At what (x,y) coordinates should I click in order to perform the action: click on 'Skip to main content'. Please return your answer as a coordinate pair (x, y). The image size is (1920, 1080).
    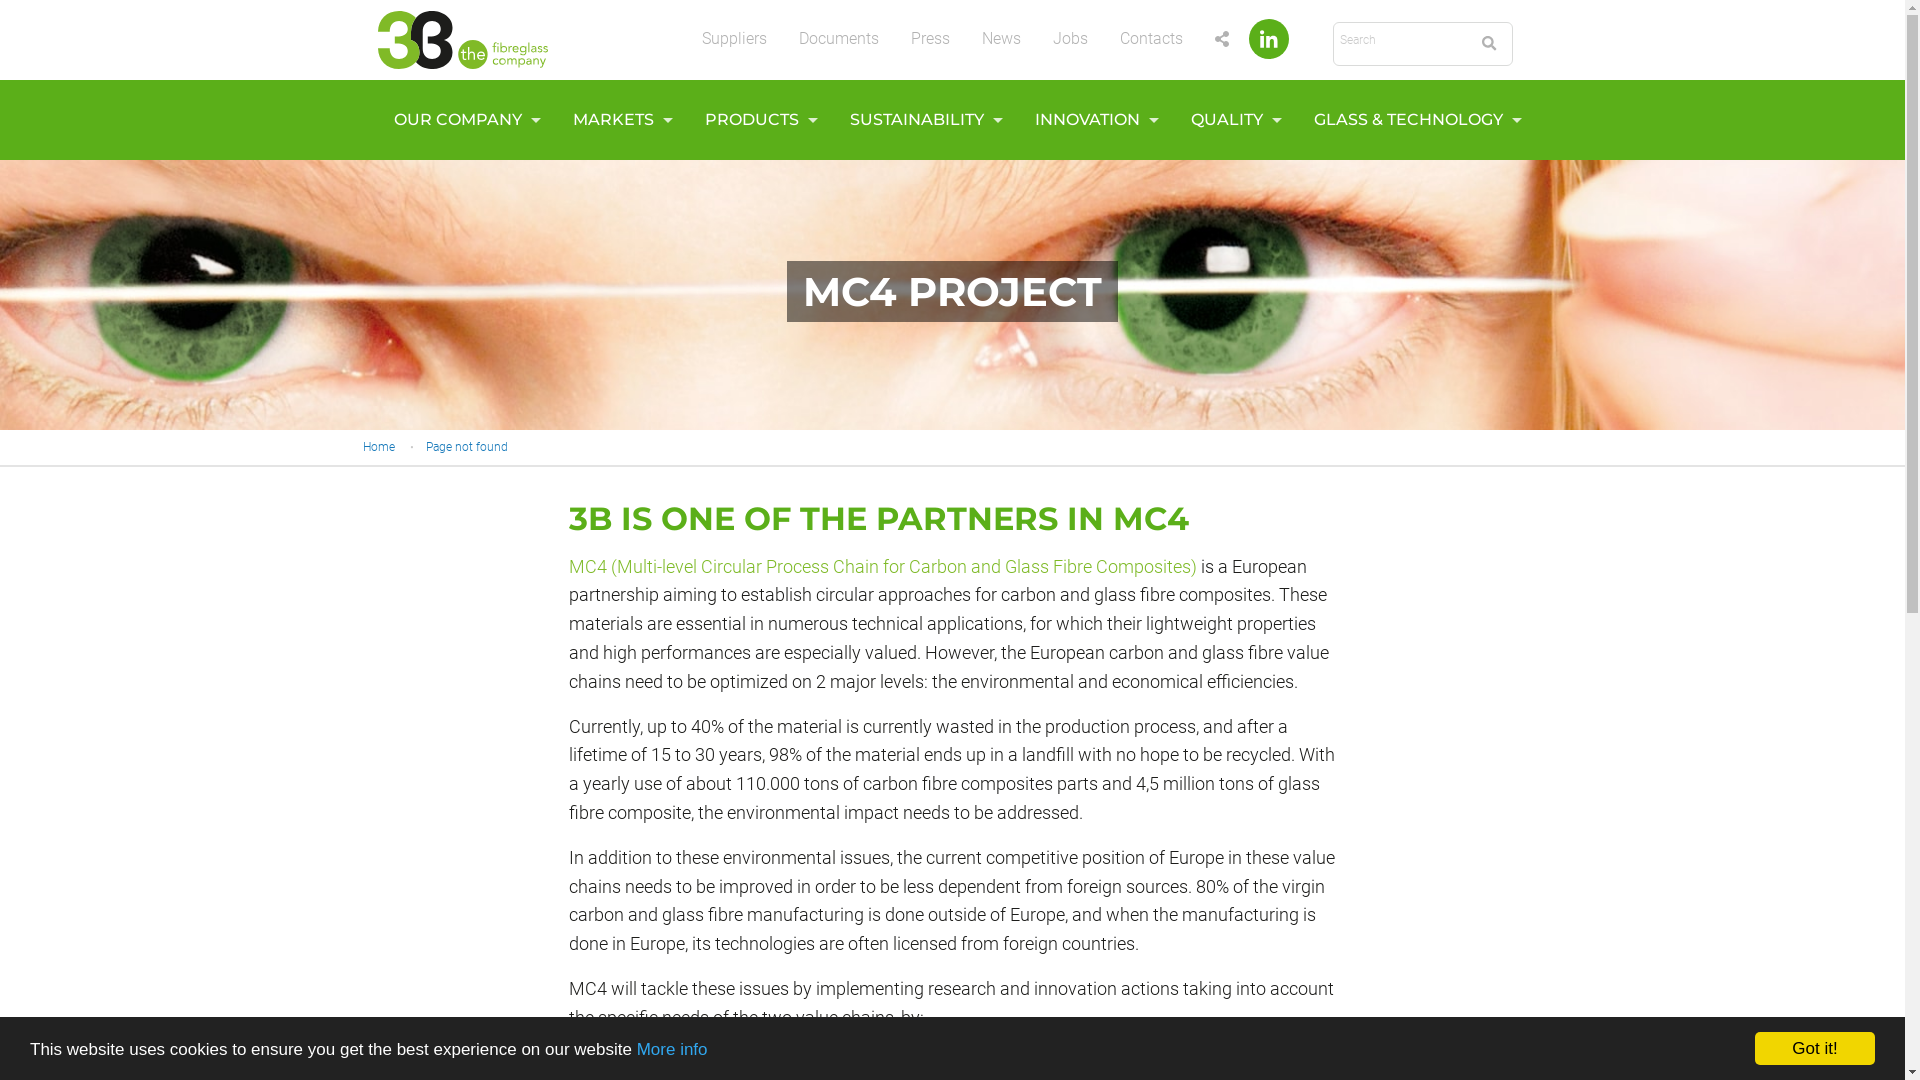
    Looking at the image, I should click on (0, 0).